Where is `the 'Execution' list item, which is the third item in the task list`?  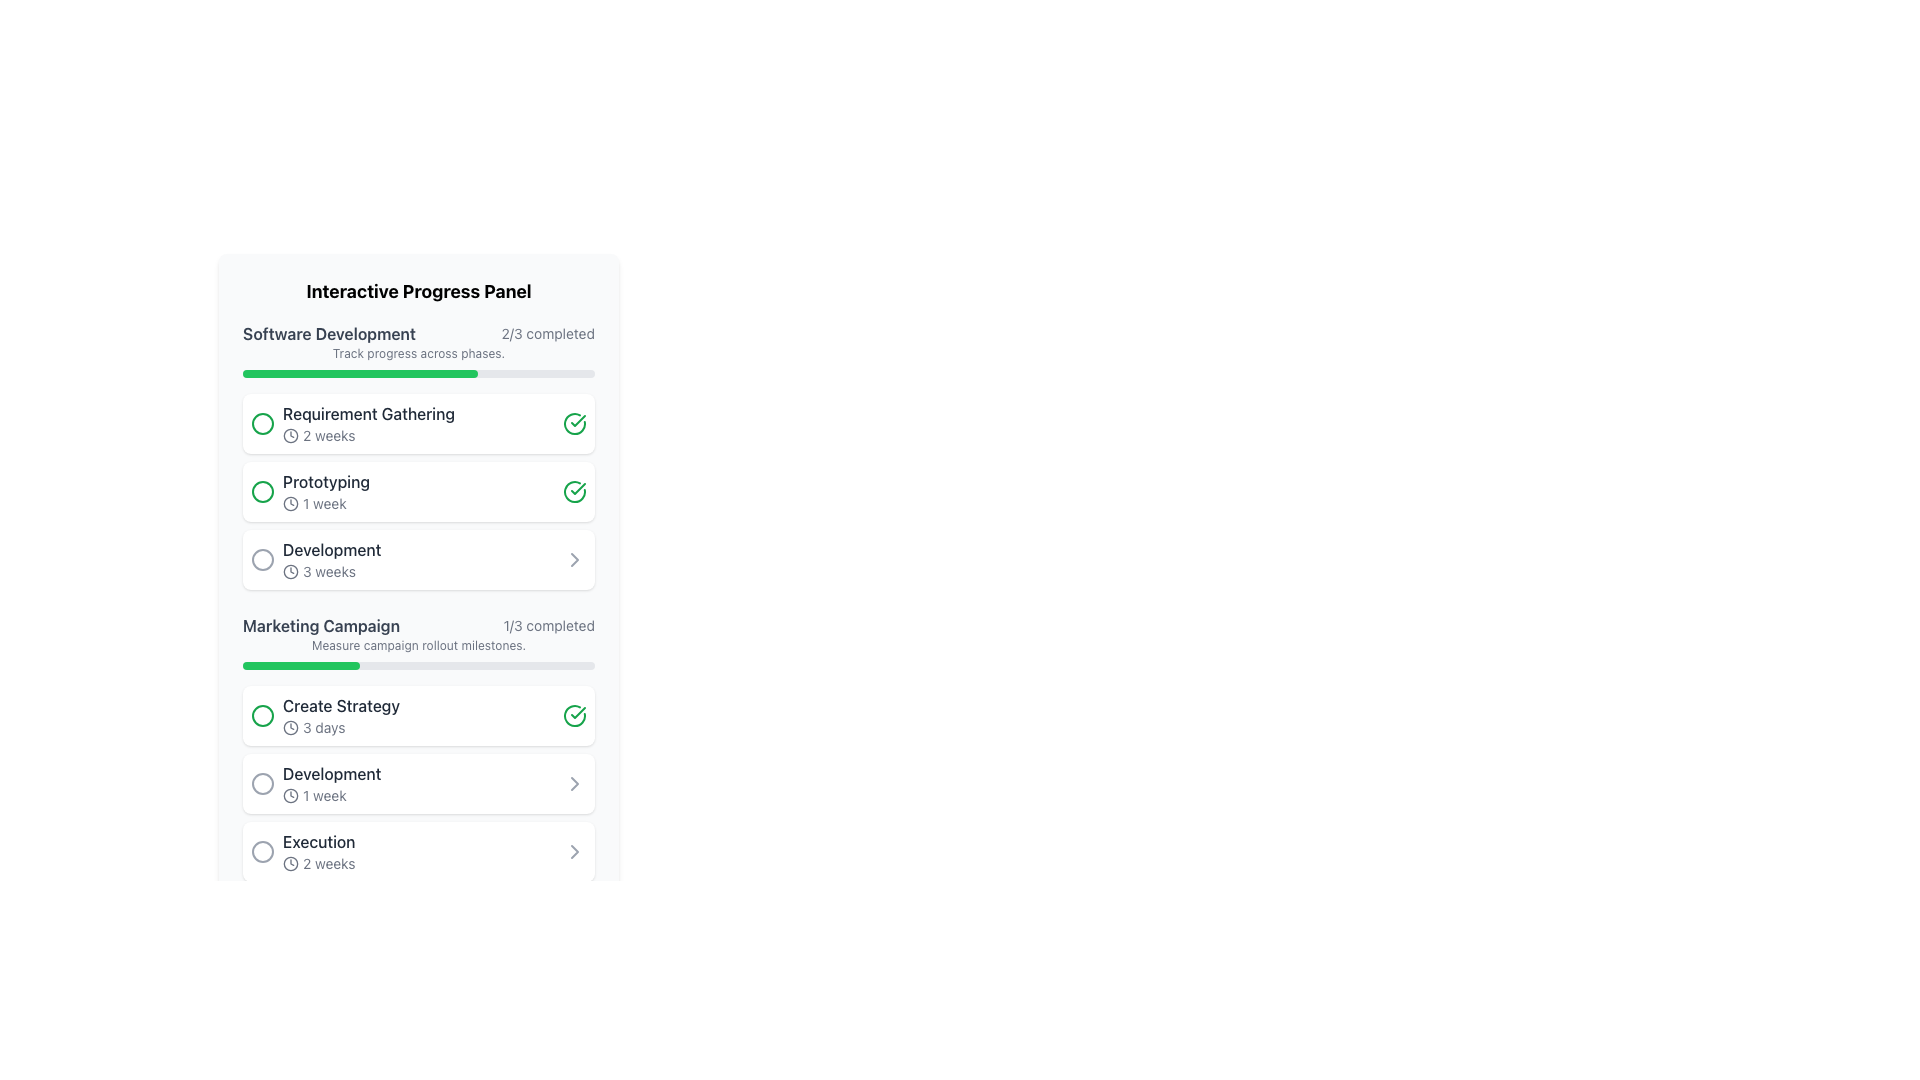 the 'Execution' list item, which is the third item in the task list is located at coordinates (417, 852).